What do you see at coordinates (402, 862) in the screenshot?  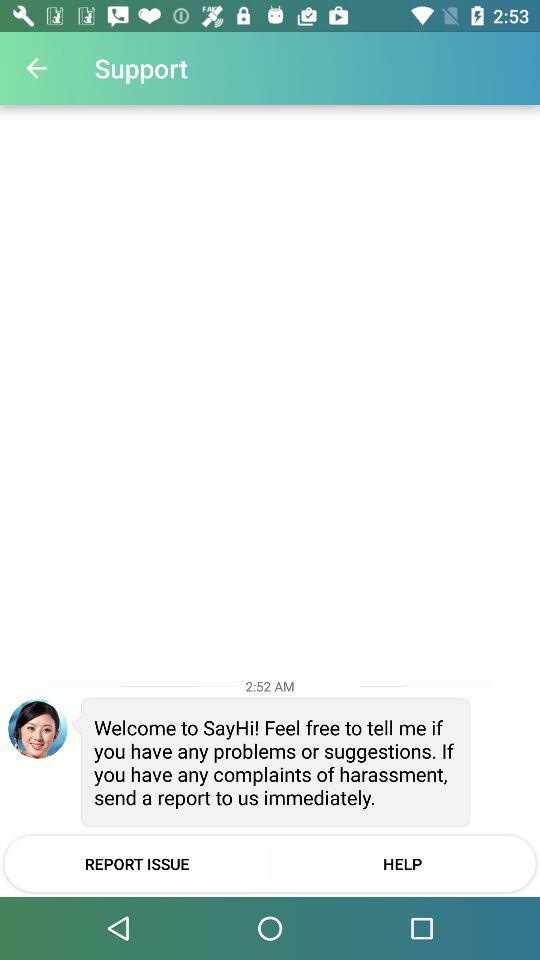 I see `the item below the welcome to sayhi` at bounding box center [402, 862].